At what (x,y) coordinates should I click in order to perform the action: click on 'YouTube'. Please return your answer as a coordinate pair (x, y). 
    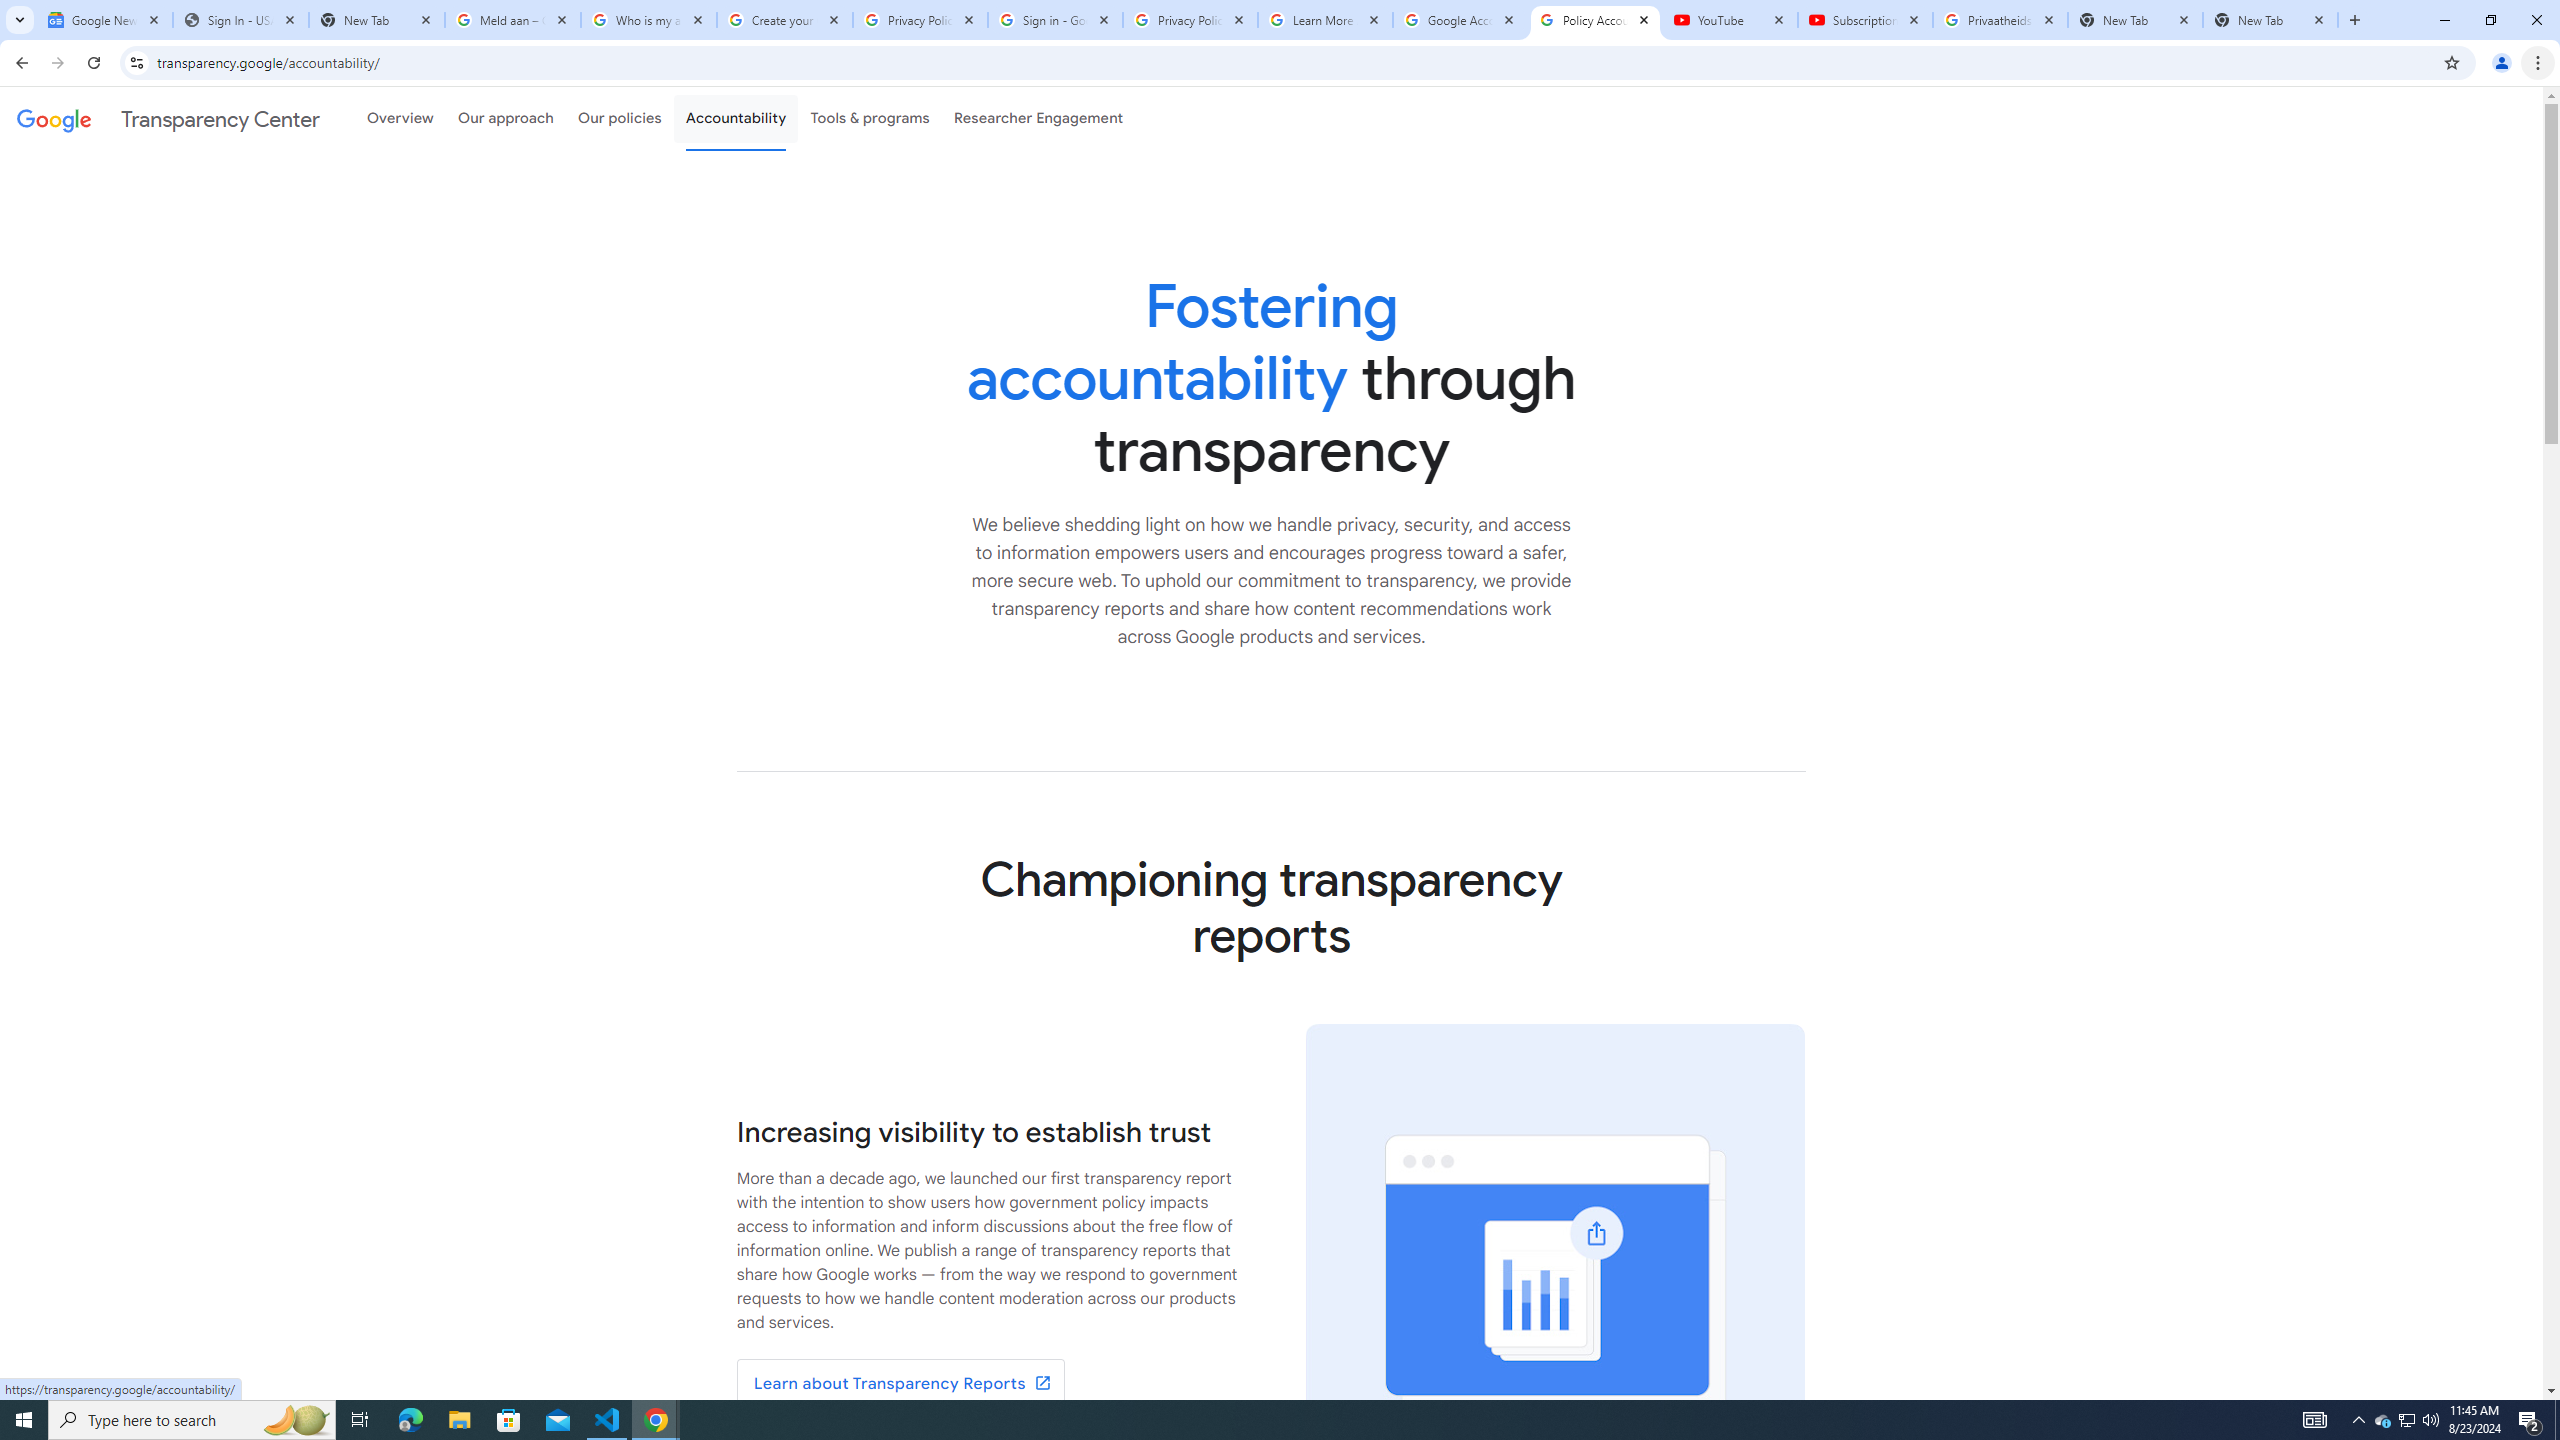
    Looking at the image, I should click on (1729, 19).